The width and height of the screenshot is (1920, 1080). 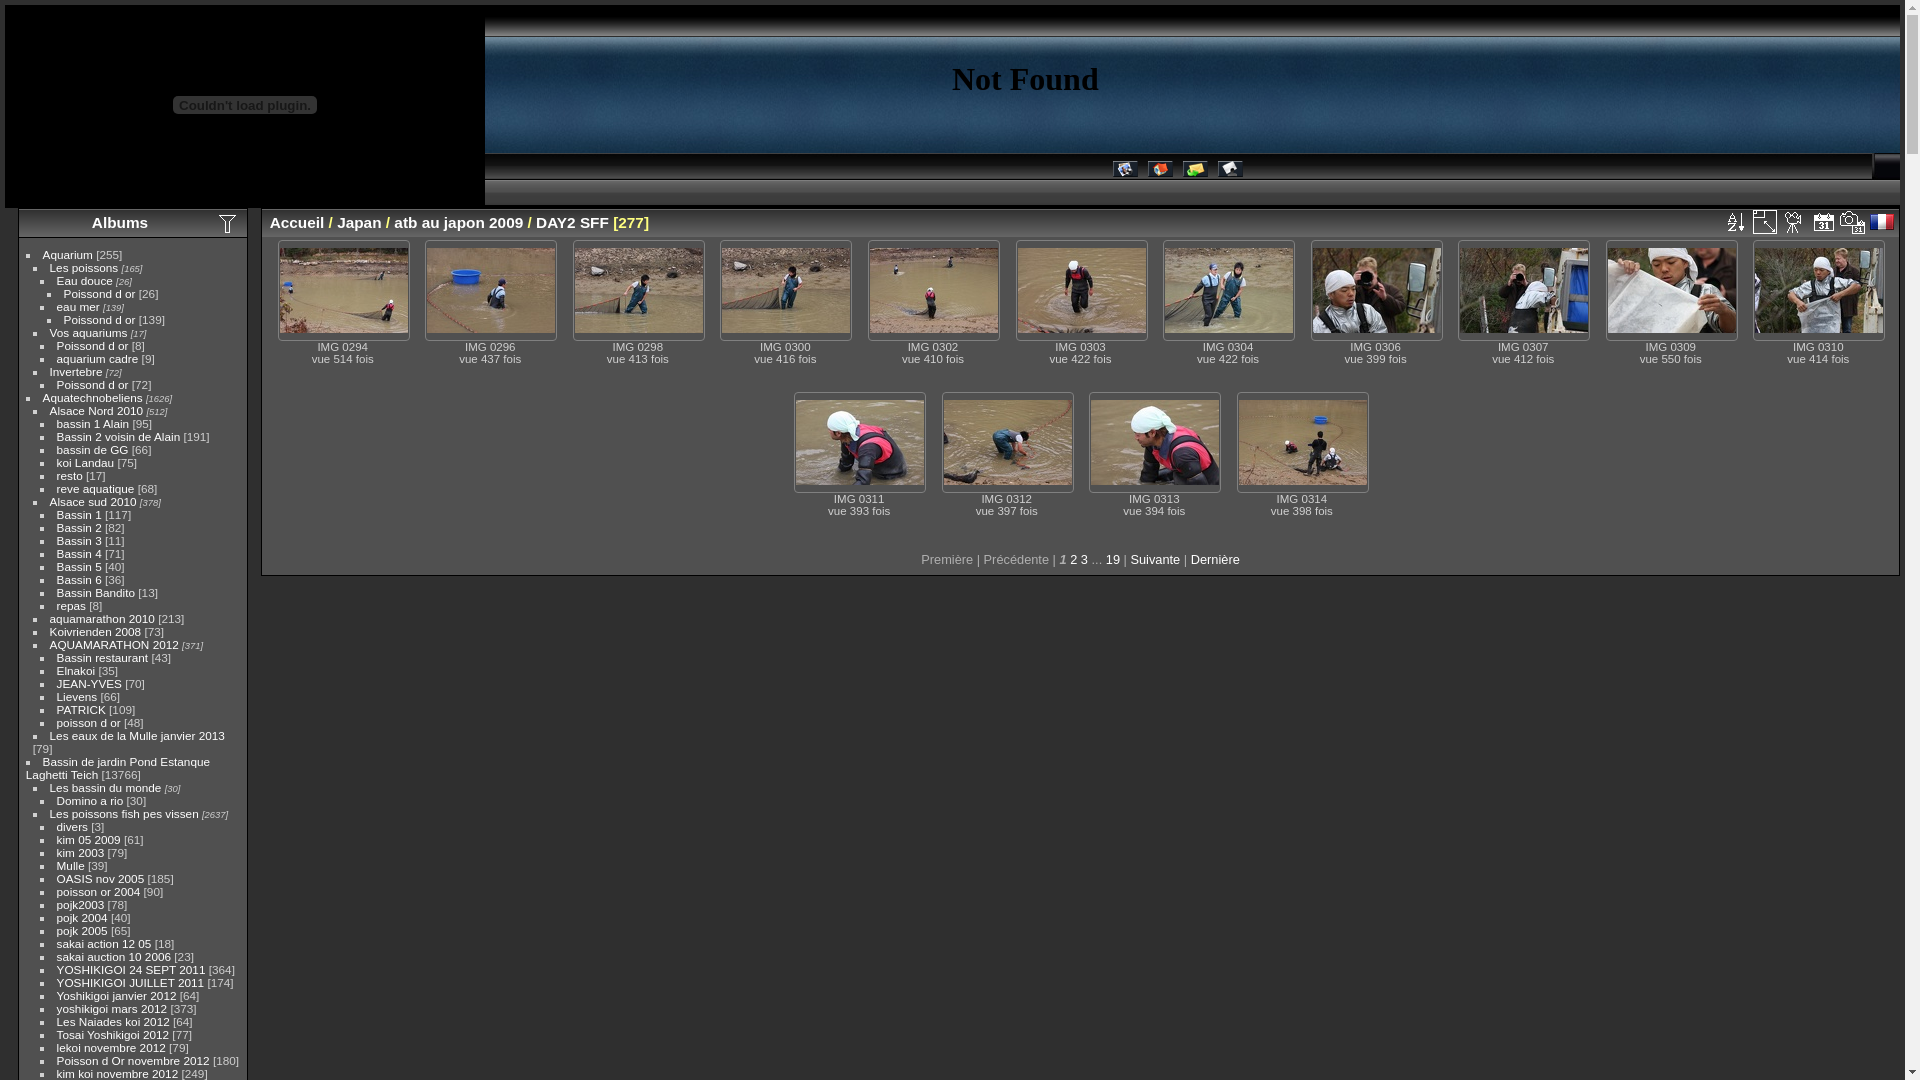 I want to click on 'sakai action 12 05', so click(x=103, y=943).